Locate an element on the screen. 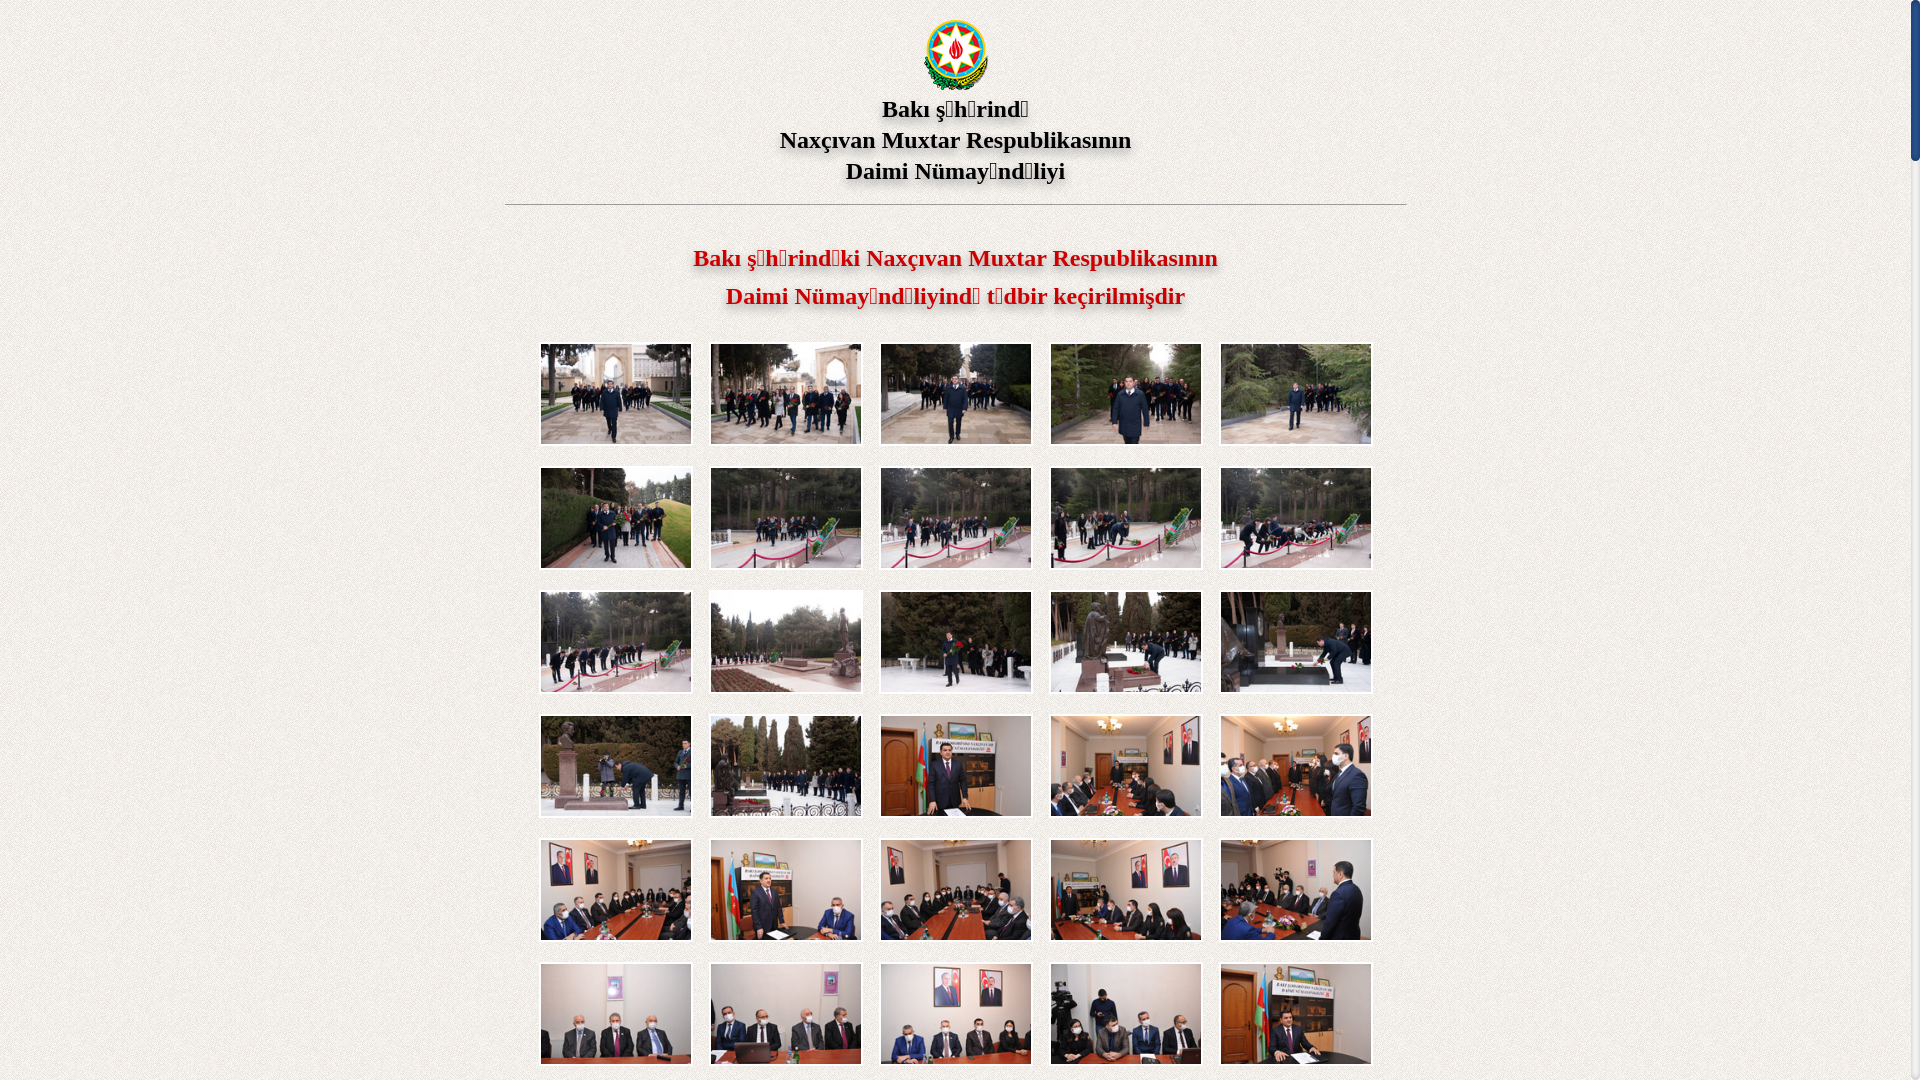 This screenshot has height=1080, width=1920. 'Click to enlarge' is located at coordinates (784, 393).